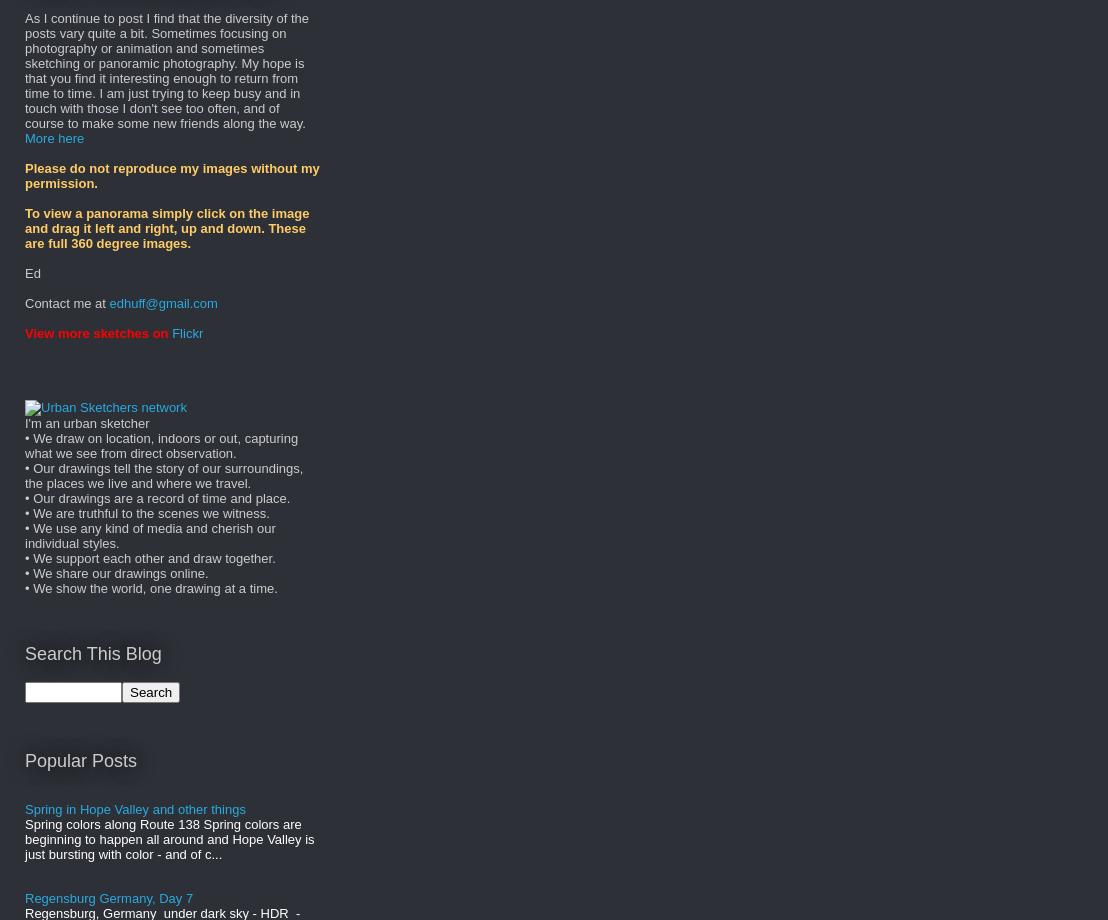  I want to click on '• We use any kind of media and cherish our individual styles.', so click(149, 535).